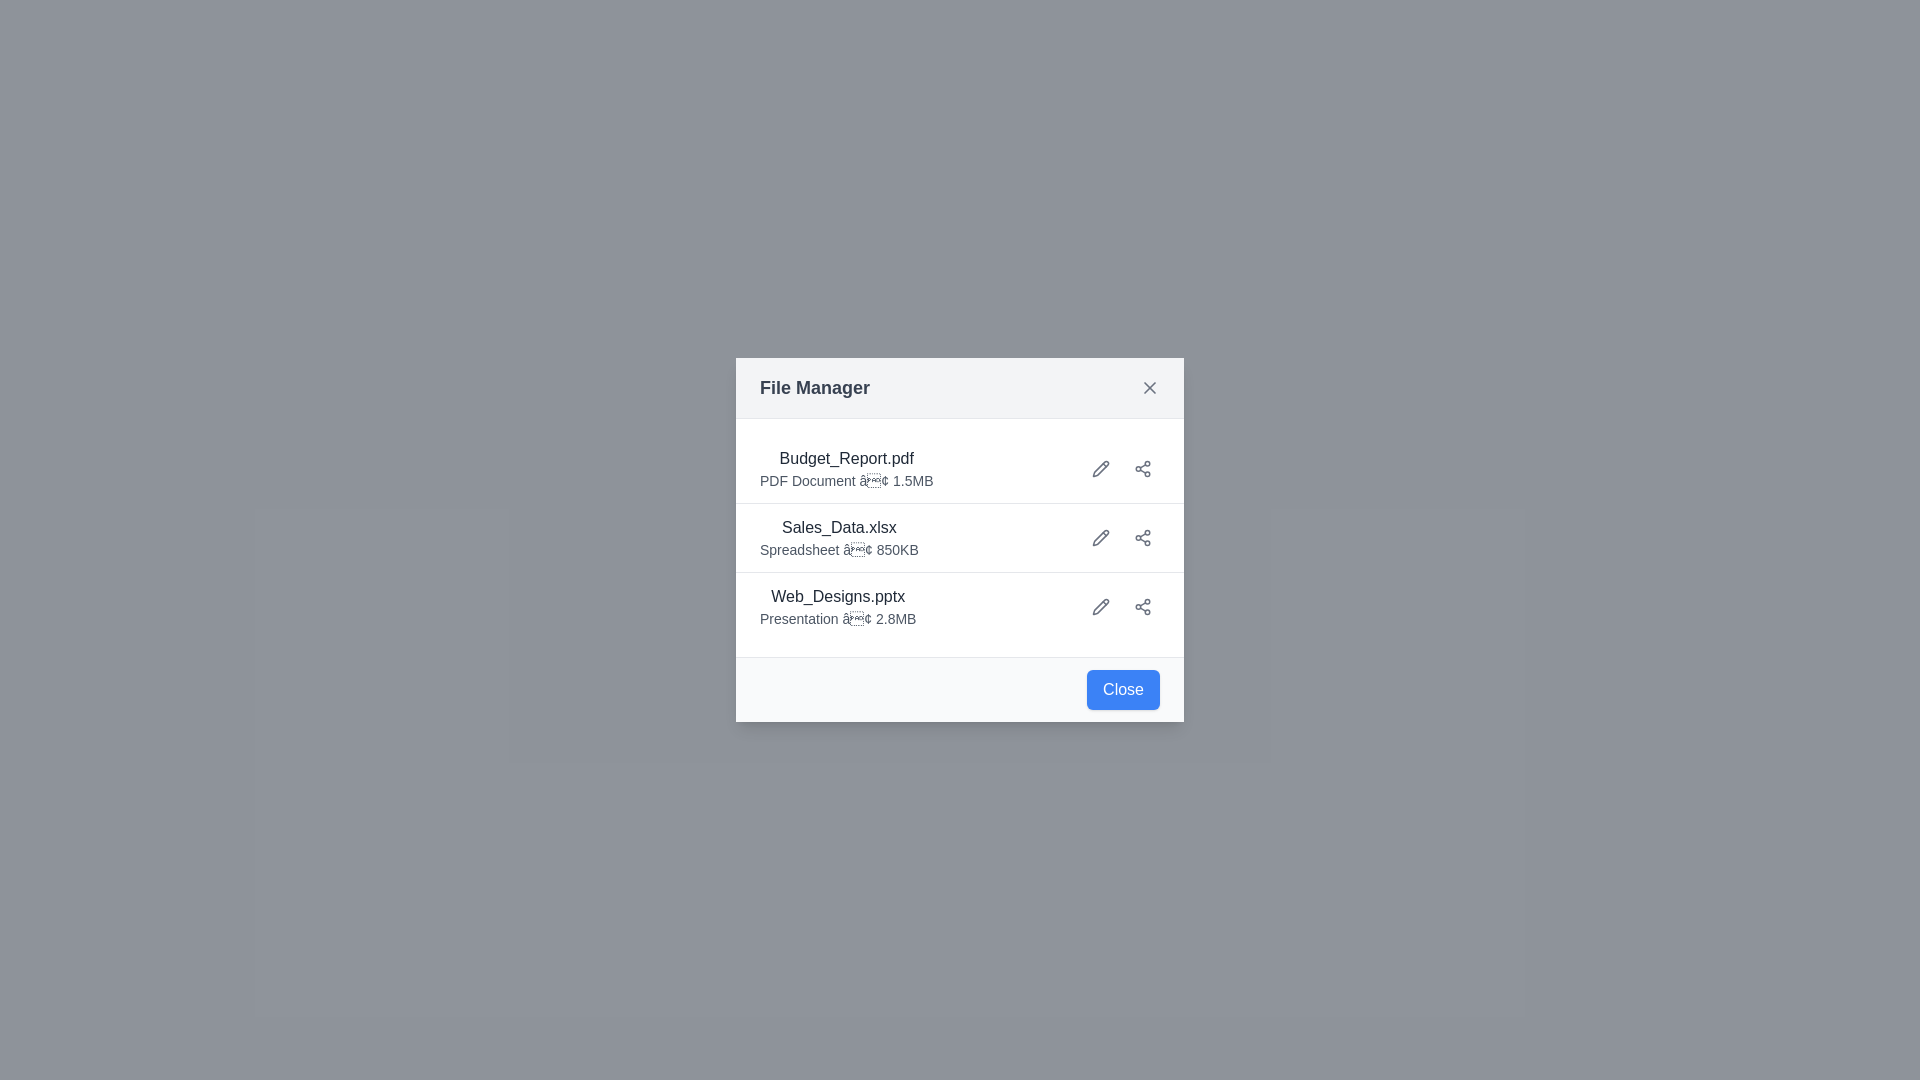  Describe the element at coordinates (838, 605) in the screenshot. I see `the file entry Web_Designs.pptx` at that location.